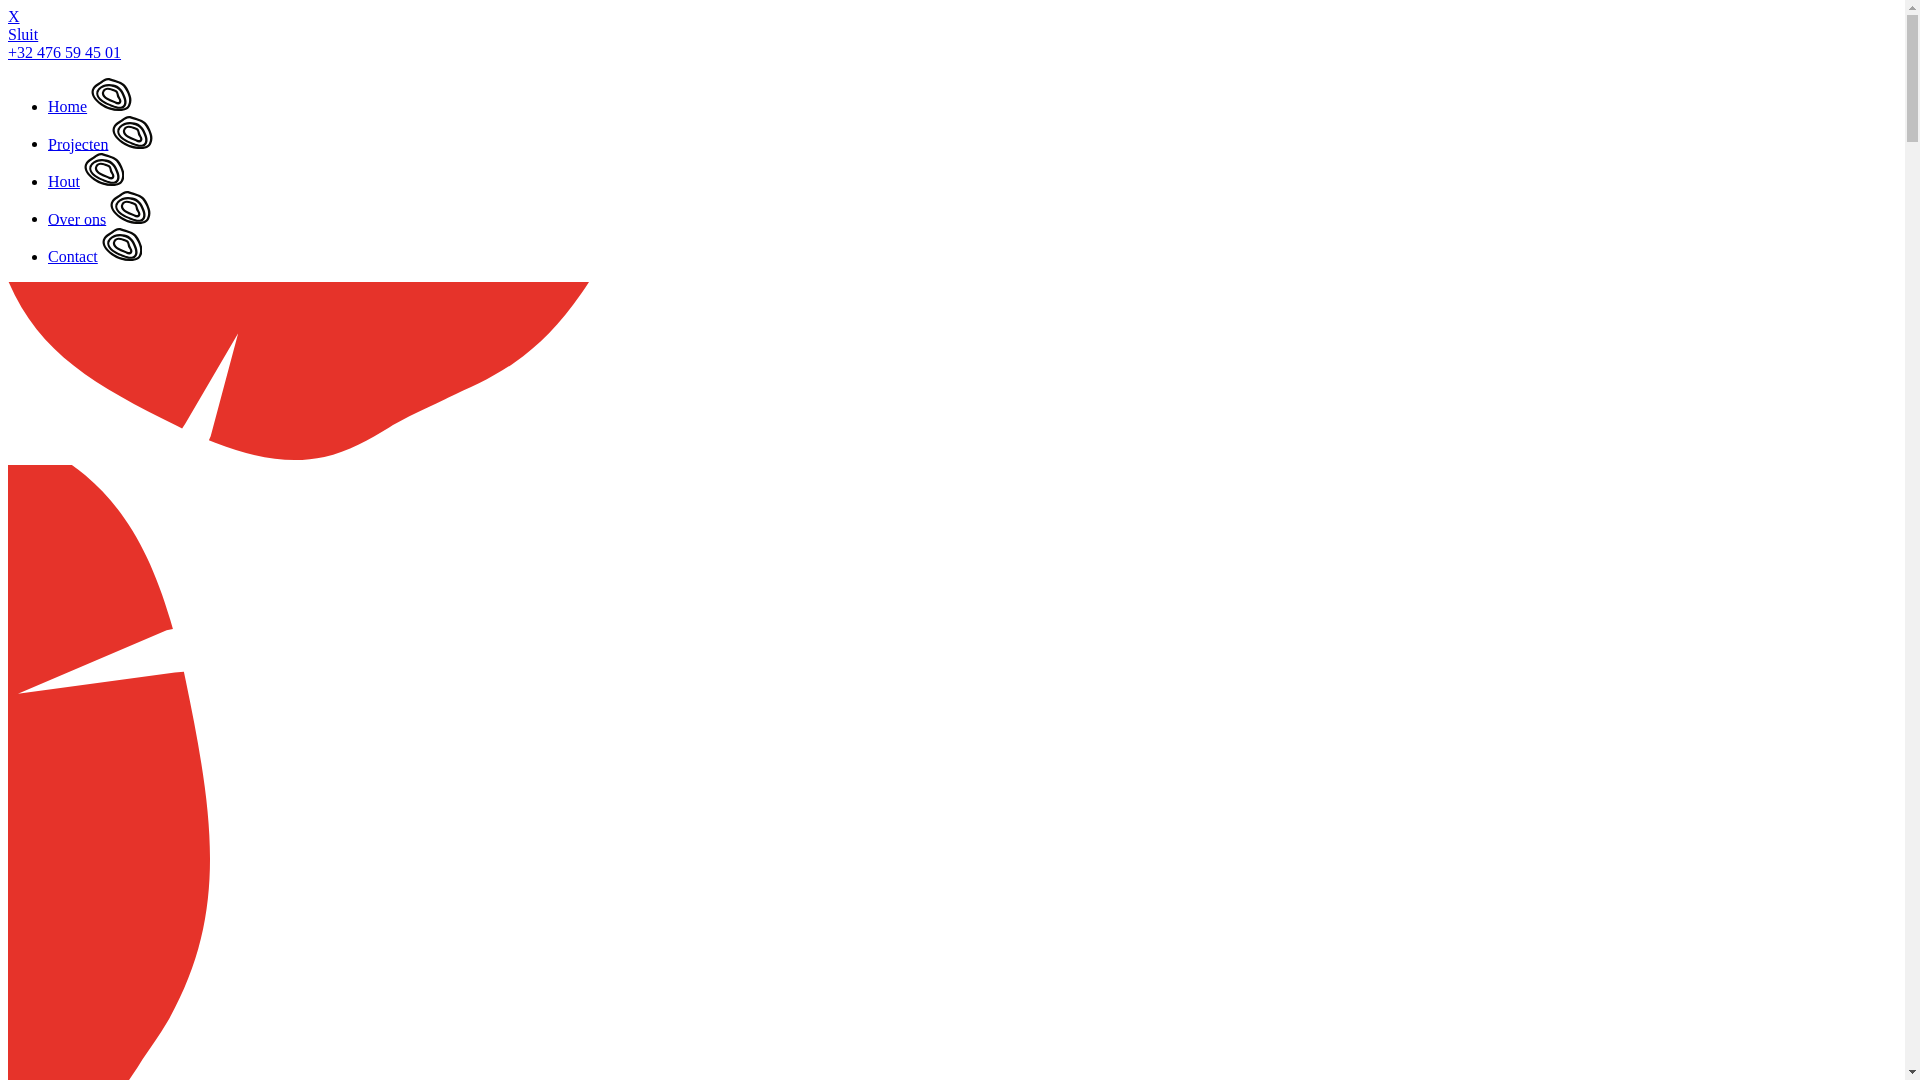  What do you see at coordinates (951, 26) in the screenshot?
I see `'X` at bounding box center [951, 26].